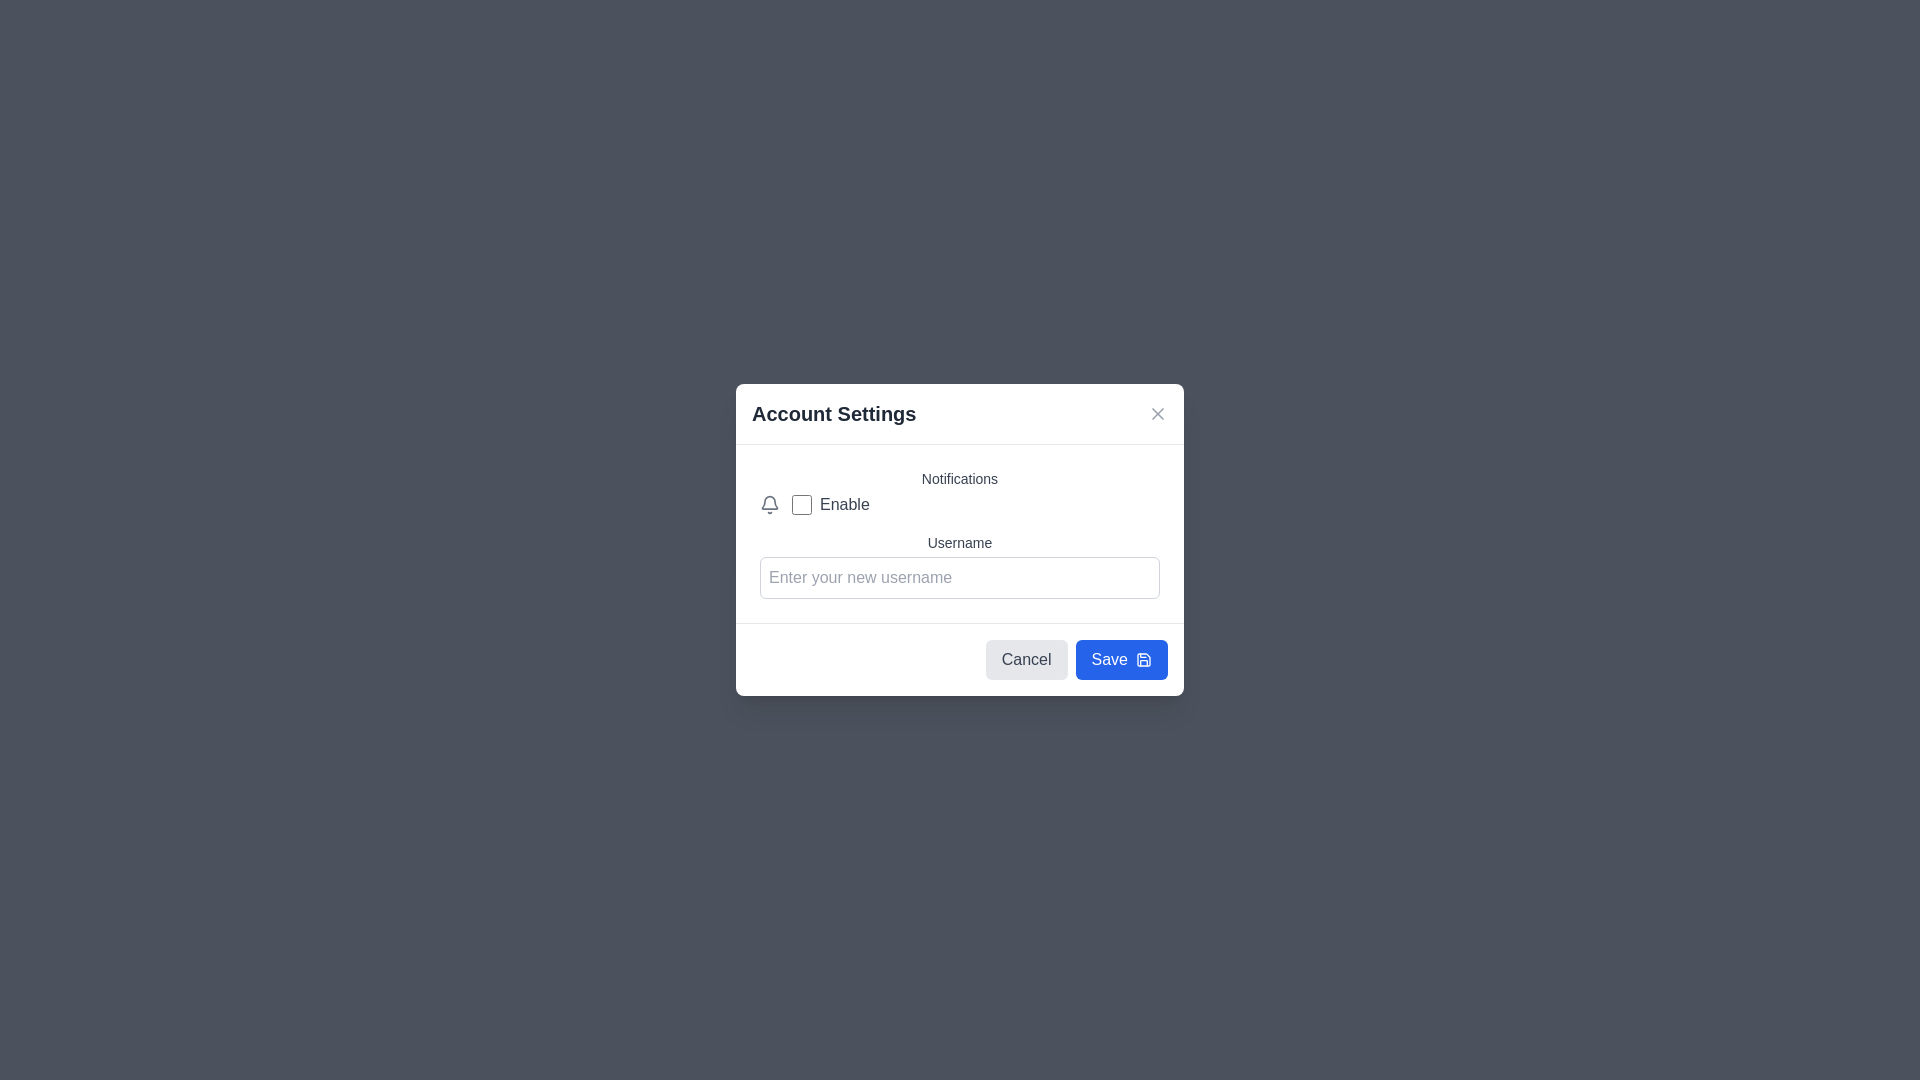 The image size is (1920, 1080). Describe the element at coordinates (1157, 412) in the screenshot. I see `the small gray button with an 'X' icon located in the top-right corner of the 'Account Settings' modal dialog to darken its color` at that location.